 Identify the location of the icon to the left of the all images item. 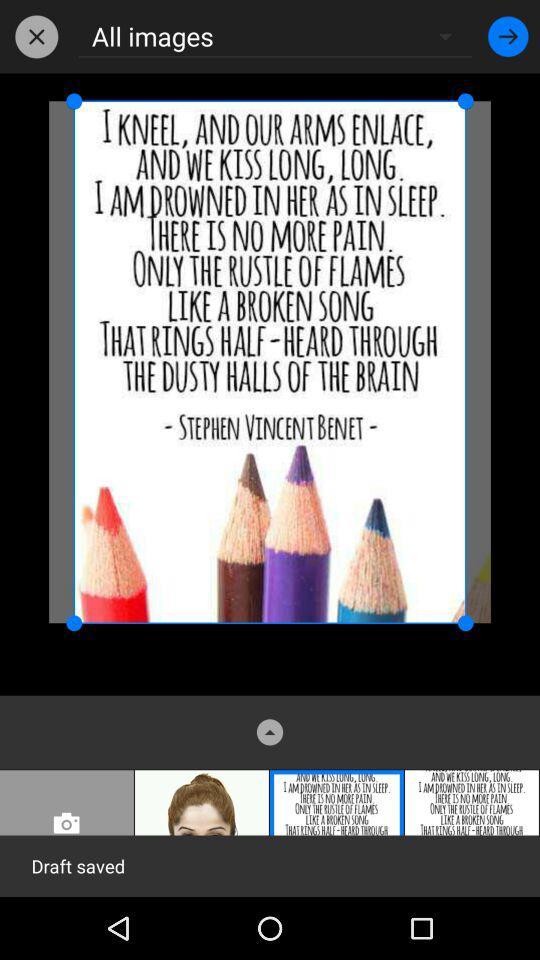
(36, 35).